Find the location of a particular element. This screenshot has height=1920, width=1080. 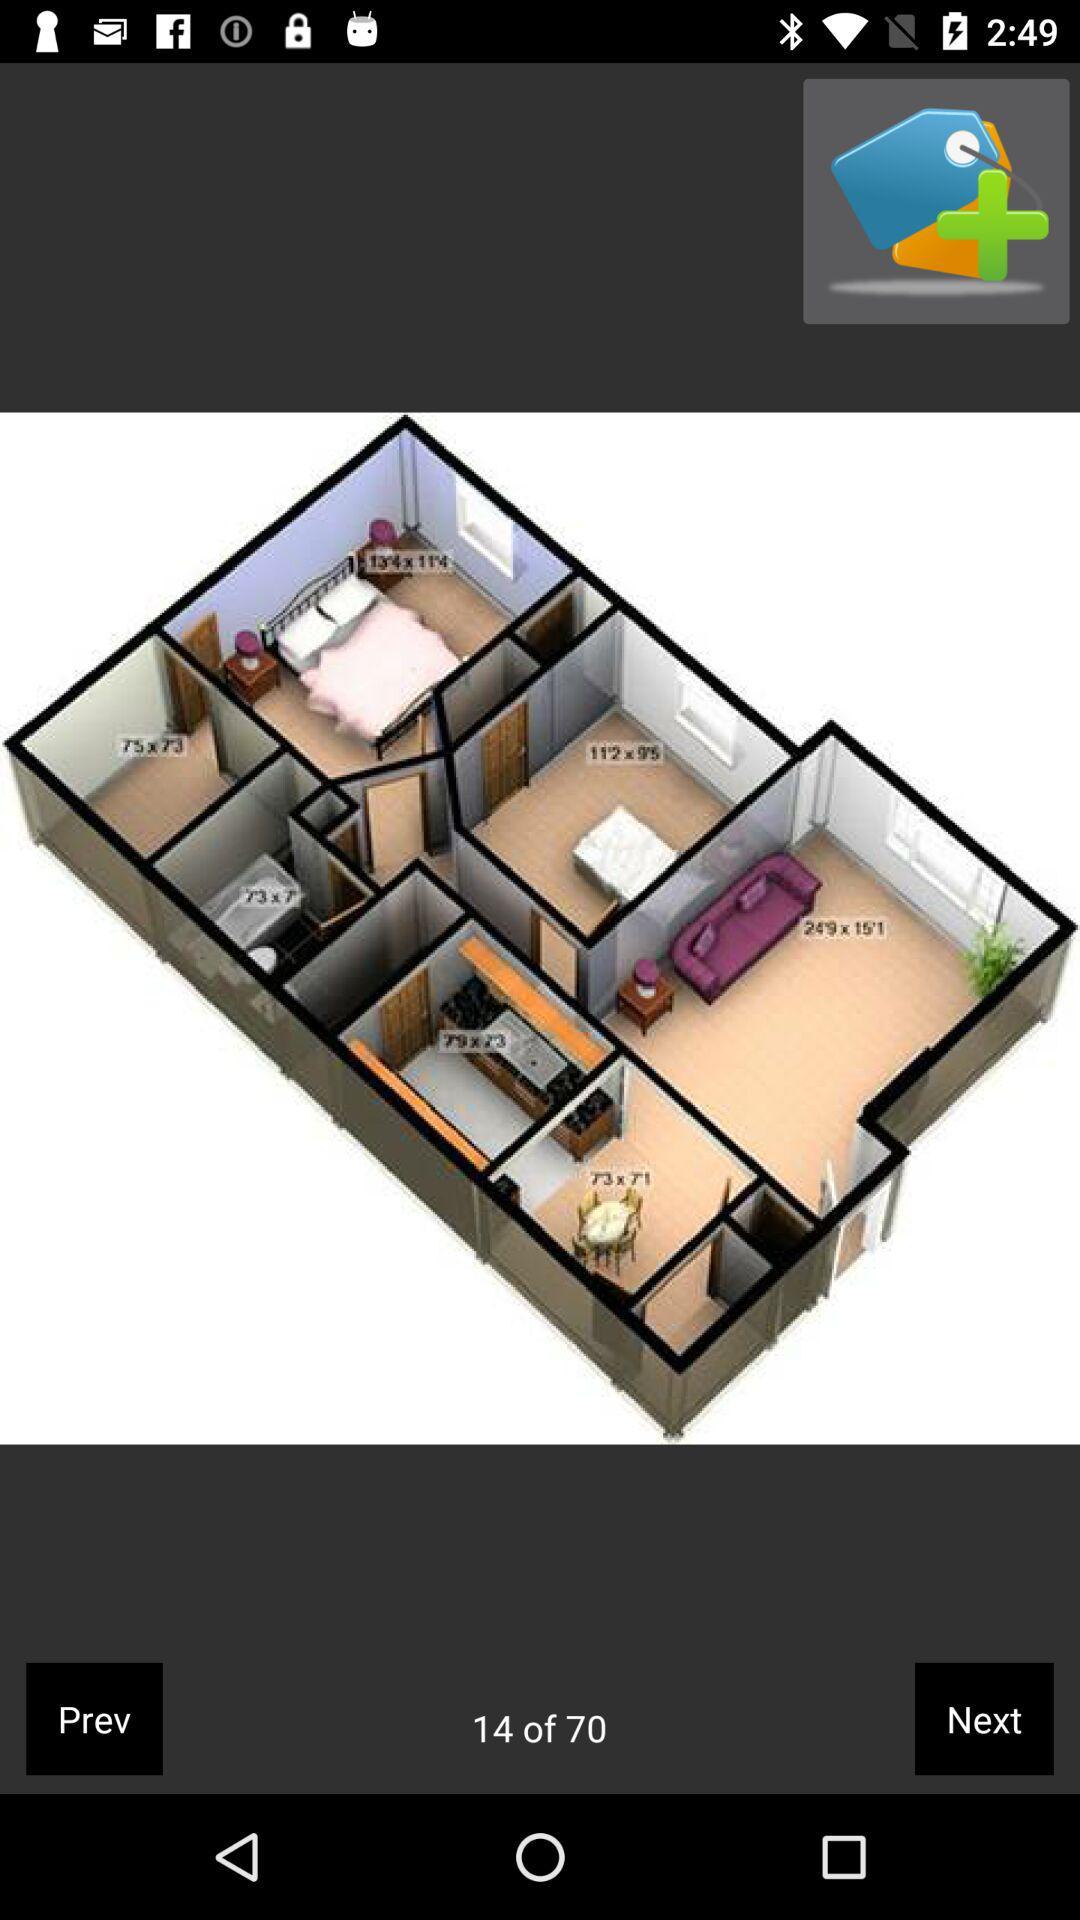

icon to the right of 14 of 70 app is located at coordinates (983, 1717).